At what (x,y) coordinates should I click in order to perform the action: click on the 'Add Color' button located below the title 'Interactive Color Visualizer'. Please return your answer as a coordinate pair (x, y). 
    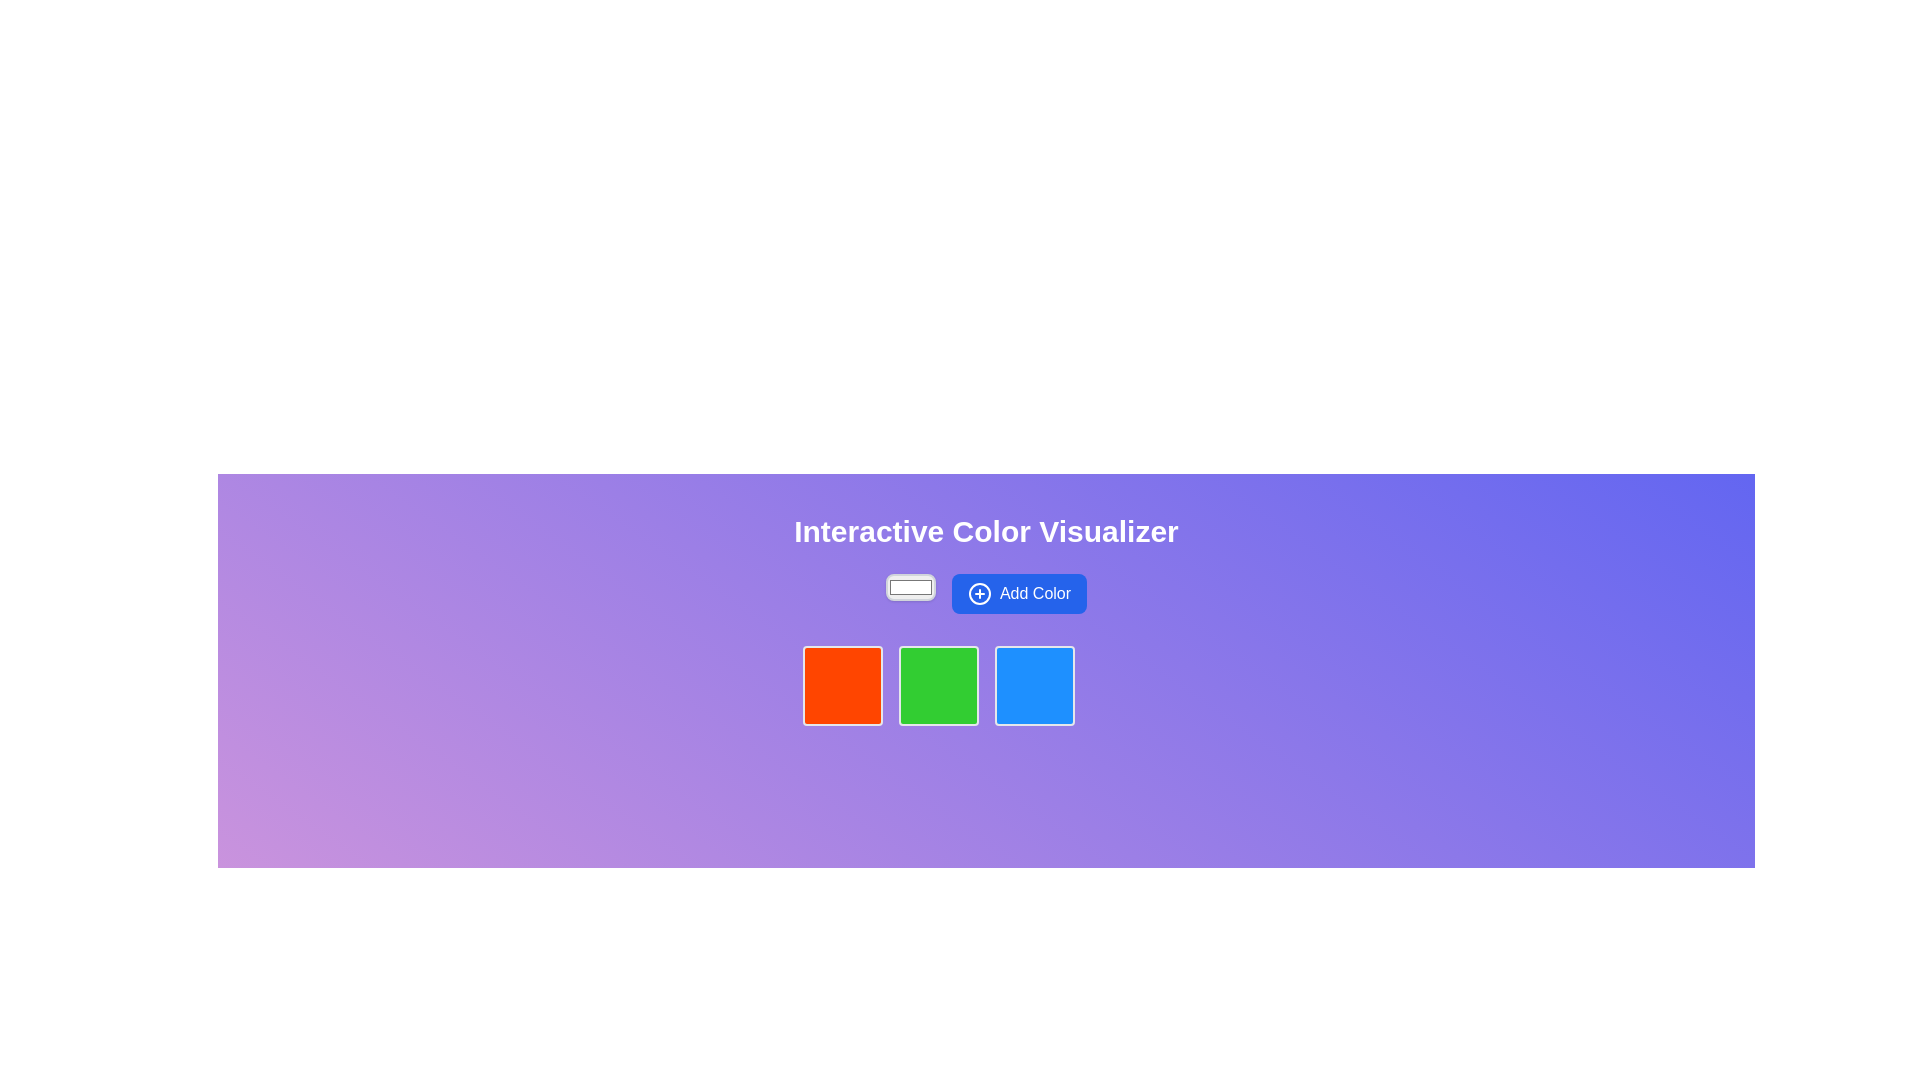
    Looking at the image, I should click on (986, 593).